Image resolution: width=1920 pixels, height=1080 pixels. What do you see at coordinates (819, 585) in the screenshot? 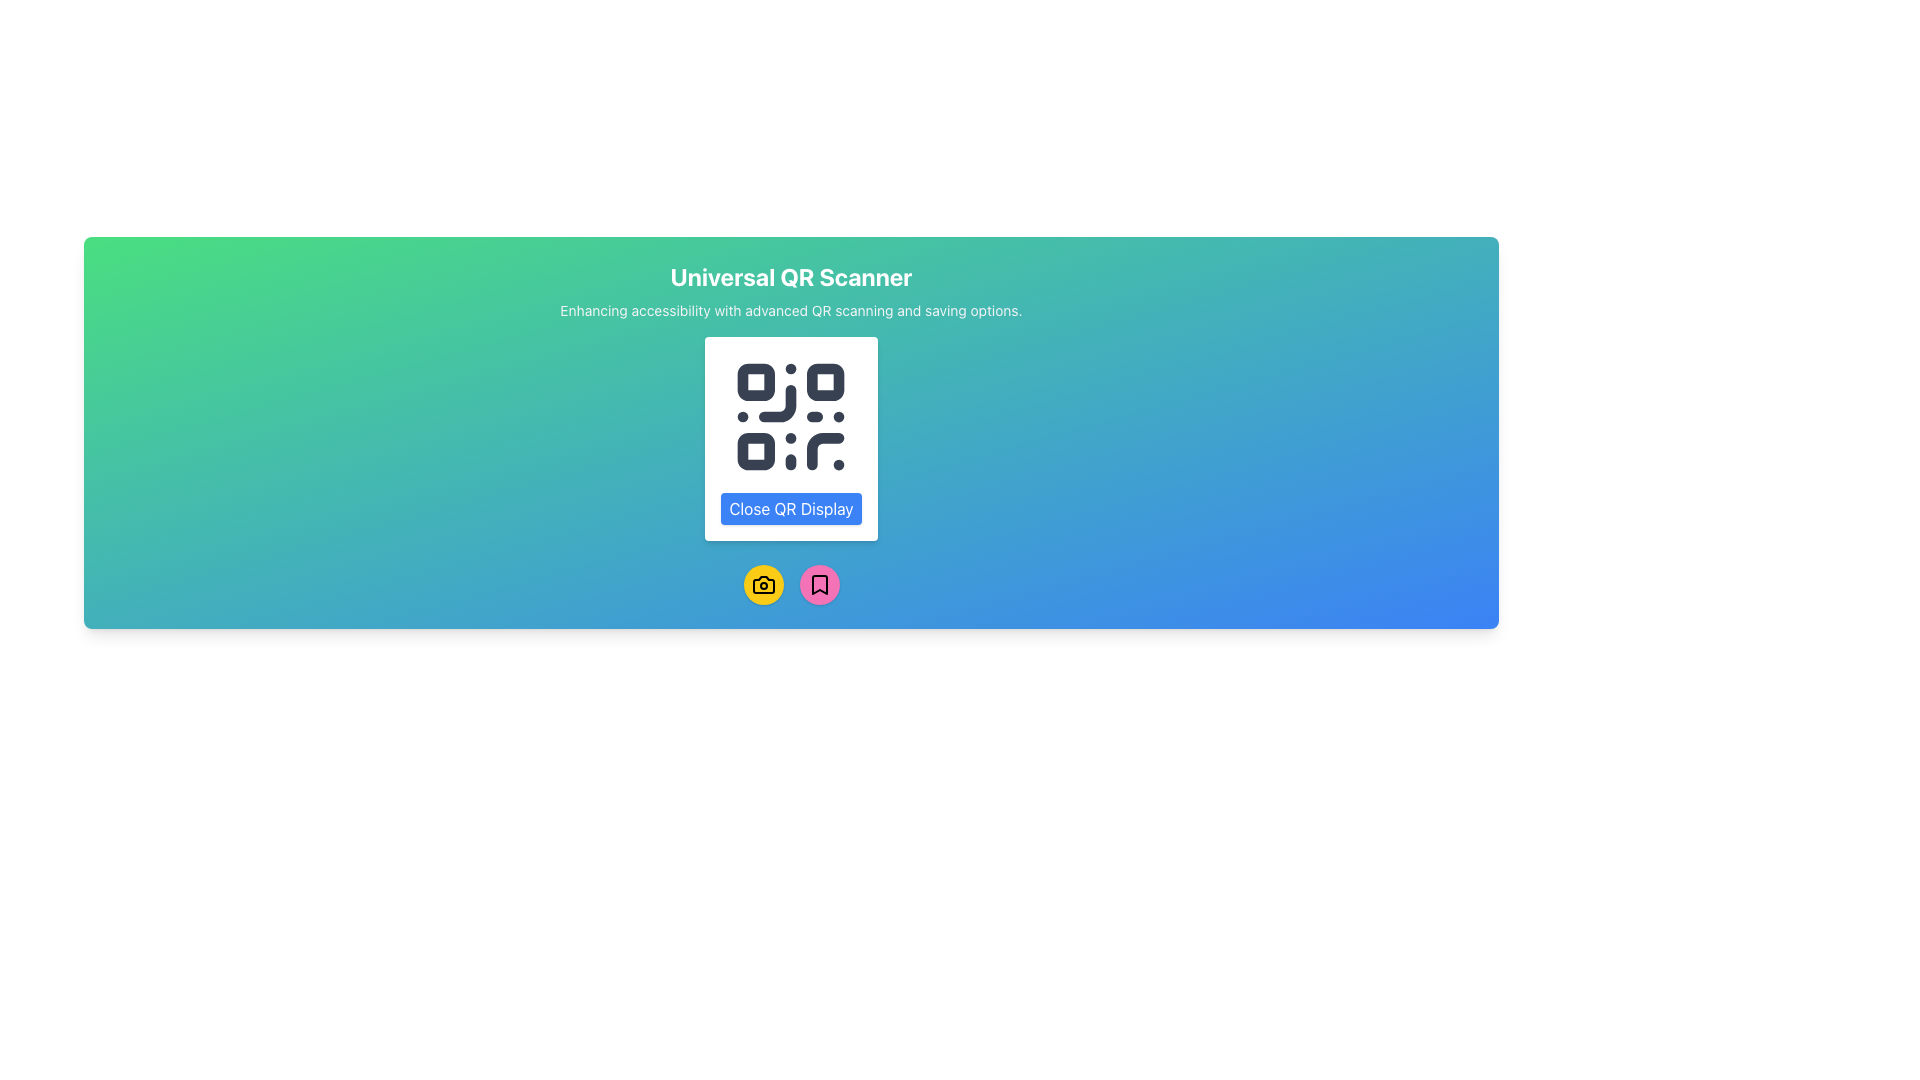
I see `the icon button located in the bottom-right corner of the main interactive section, which is situated to the right of a yellow camera icon` at bounding box center [819, 585].